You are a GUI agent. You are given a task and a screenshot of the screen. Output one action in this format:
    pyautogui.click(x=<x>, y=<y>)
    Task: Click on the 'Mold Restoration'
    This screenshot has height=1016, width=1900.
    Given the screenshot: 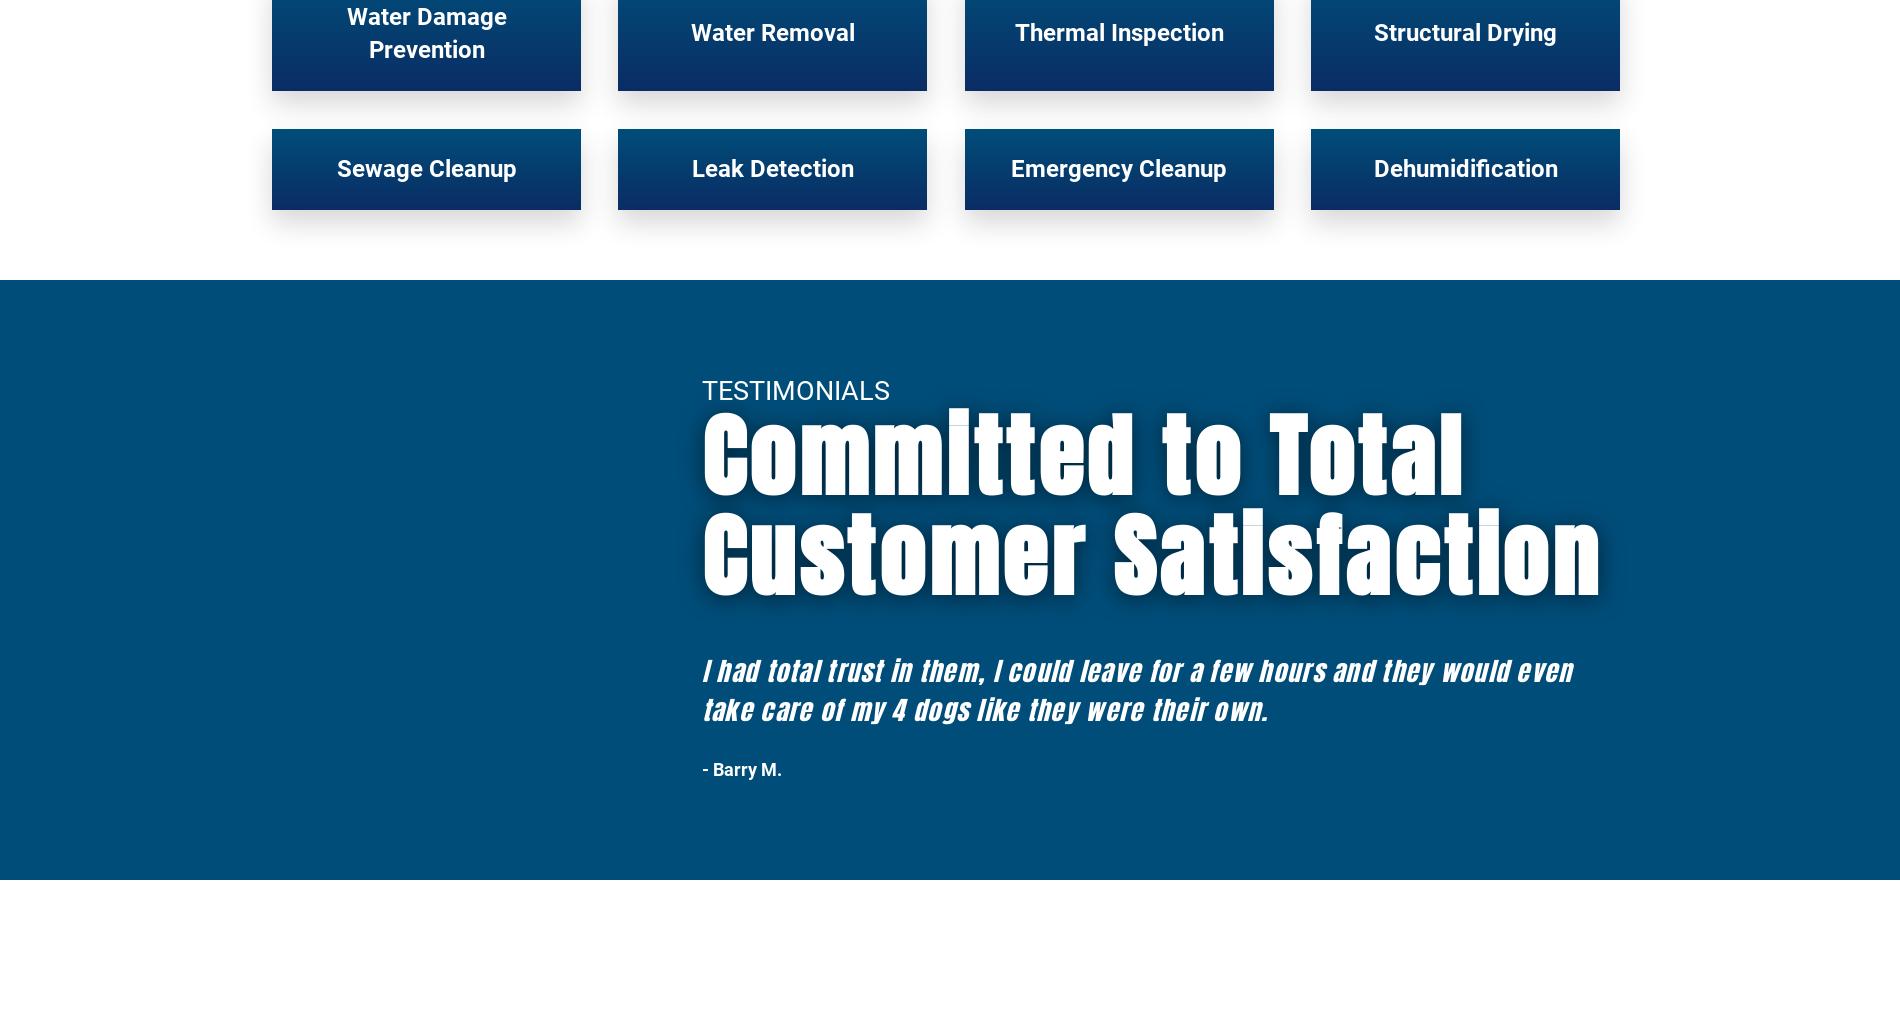 What is the action you would take?
    pyautogui.click(x=501, y=612)
    